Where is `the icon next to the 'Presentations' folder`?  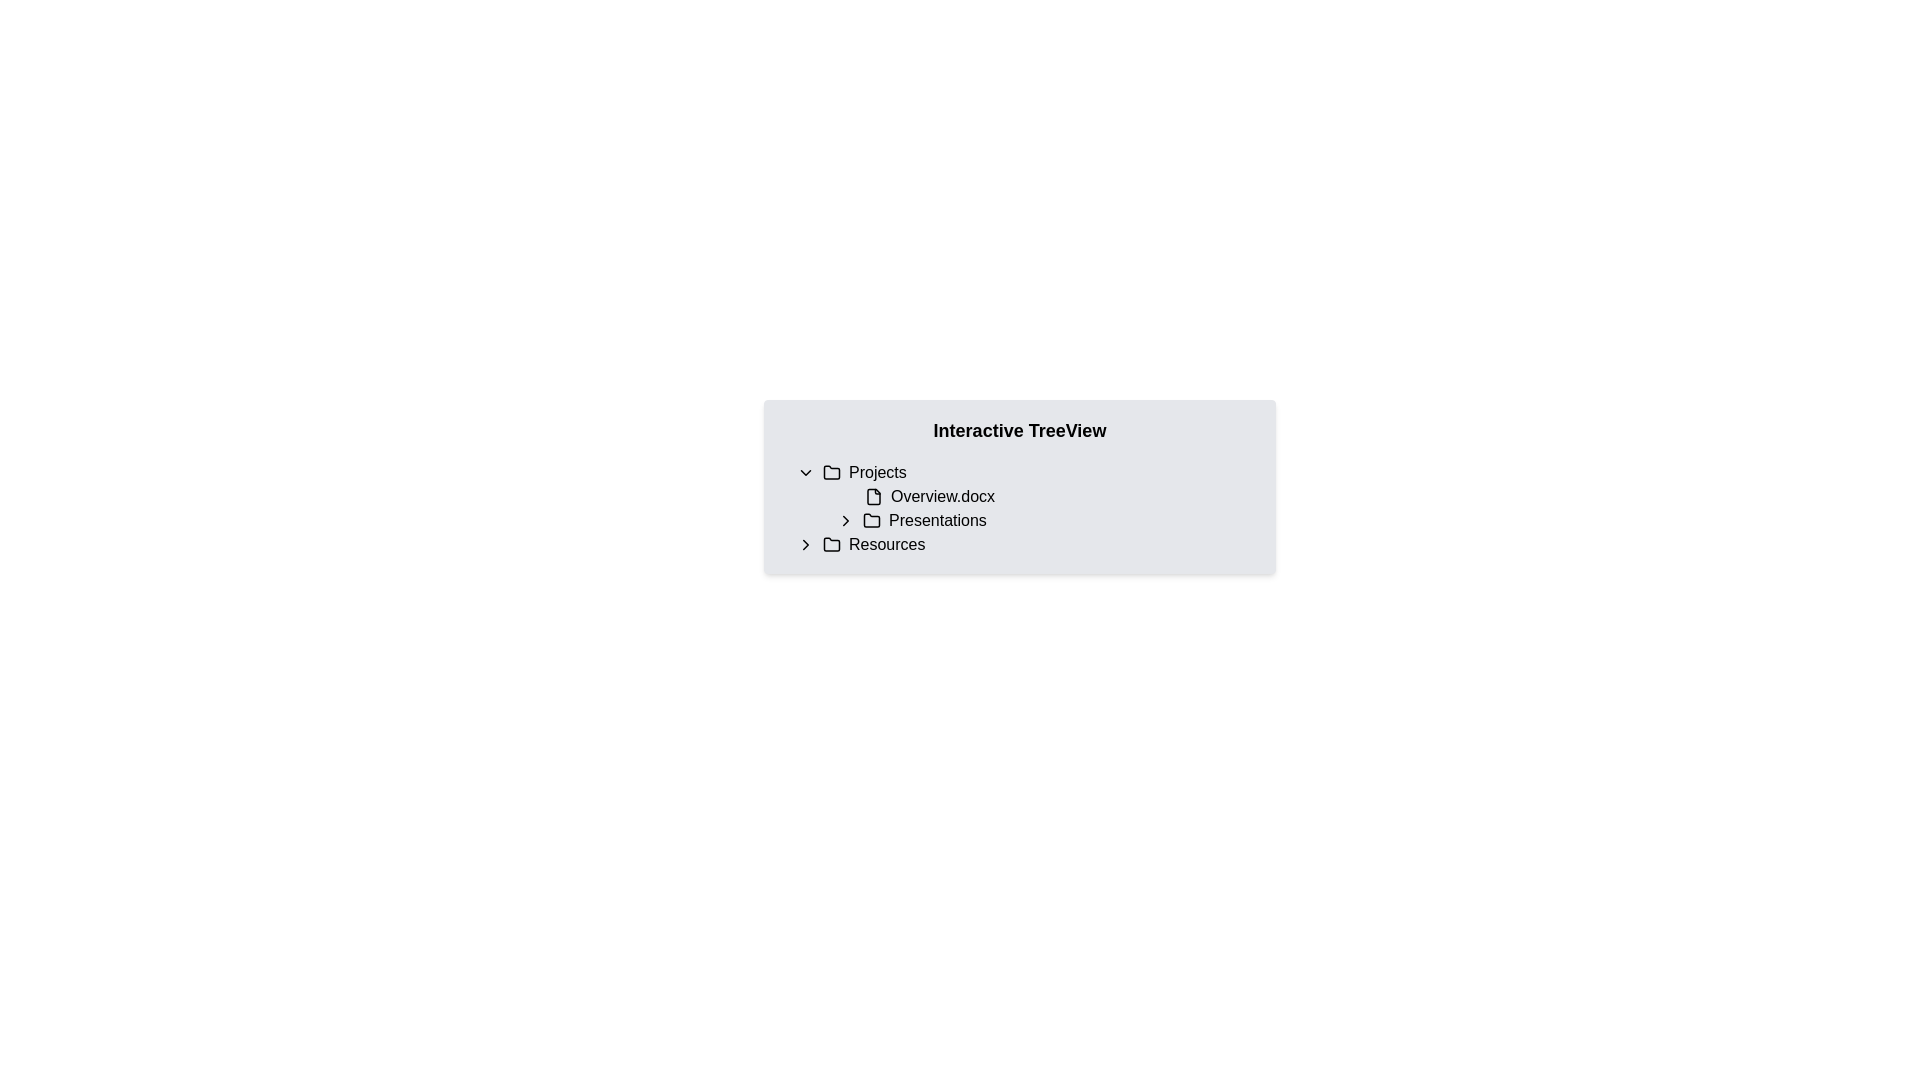
the icon next to the 'Presentations' folder is located at coordinates (806, 544).